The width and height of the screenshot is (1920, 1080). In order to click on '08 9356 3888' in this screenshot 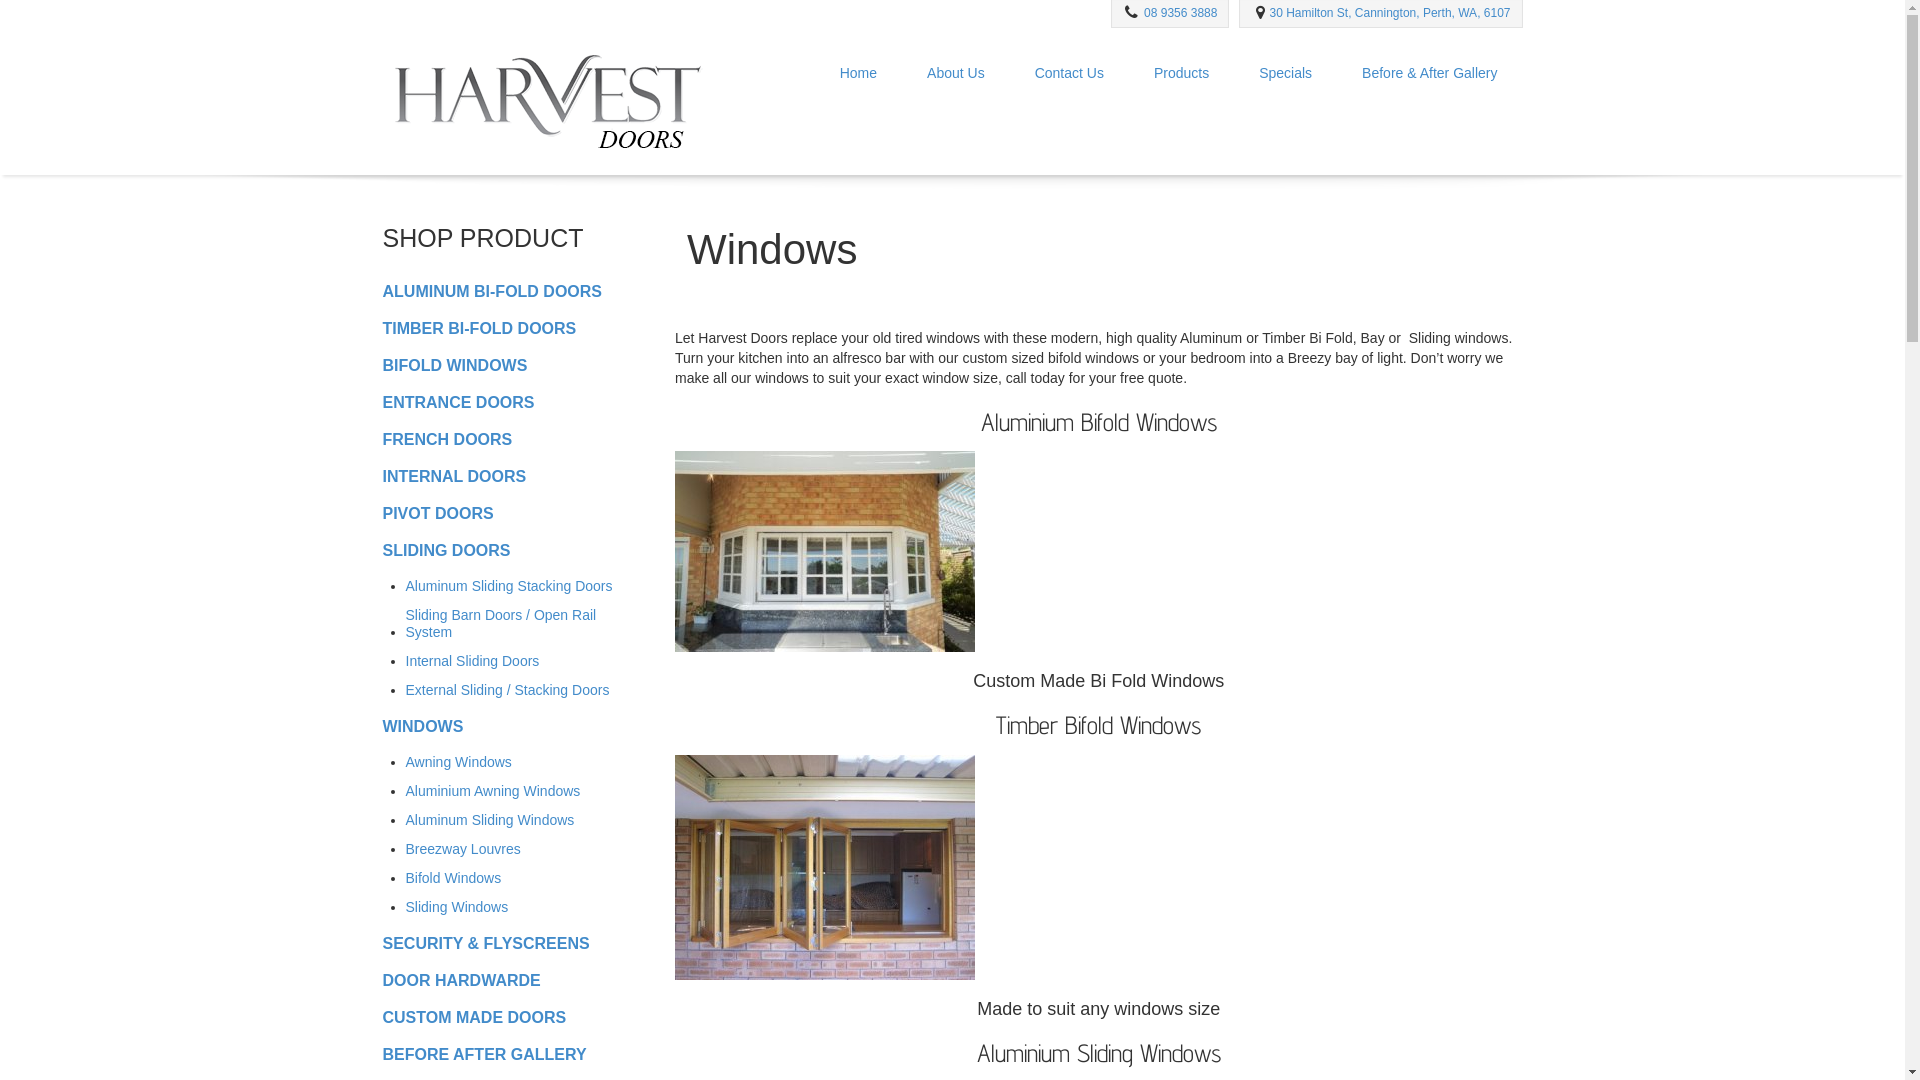, I will do `click(1180, 12)`.